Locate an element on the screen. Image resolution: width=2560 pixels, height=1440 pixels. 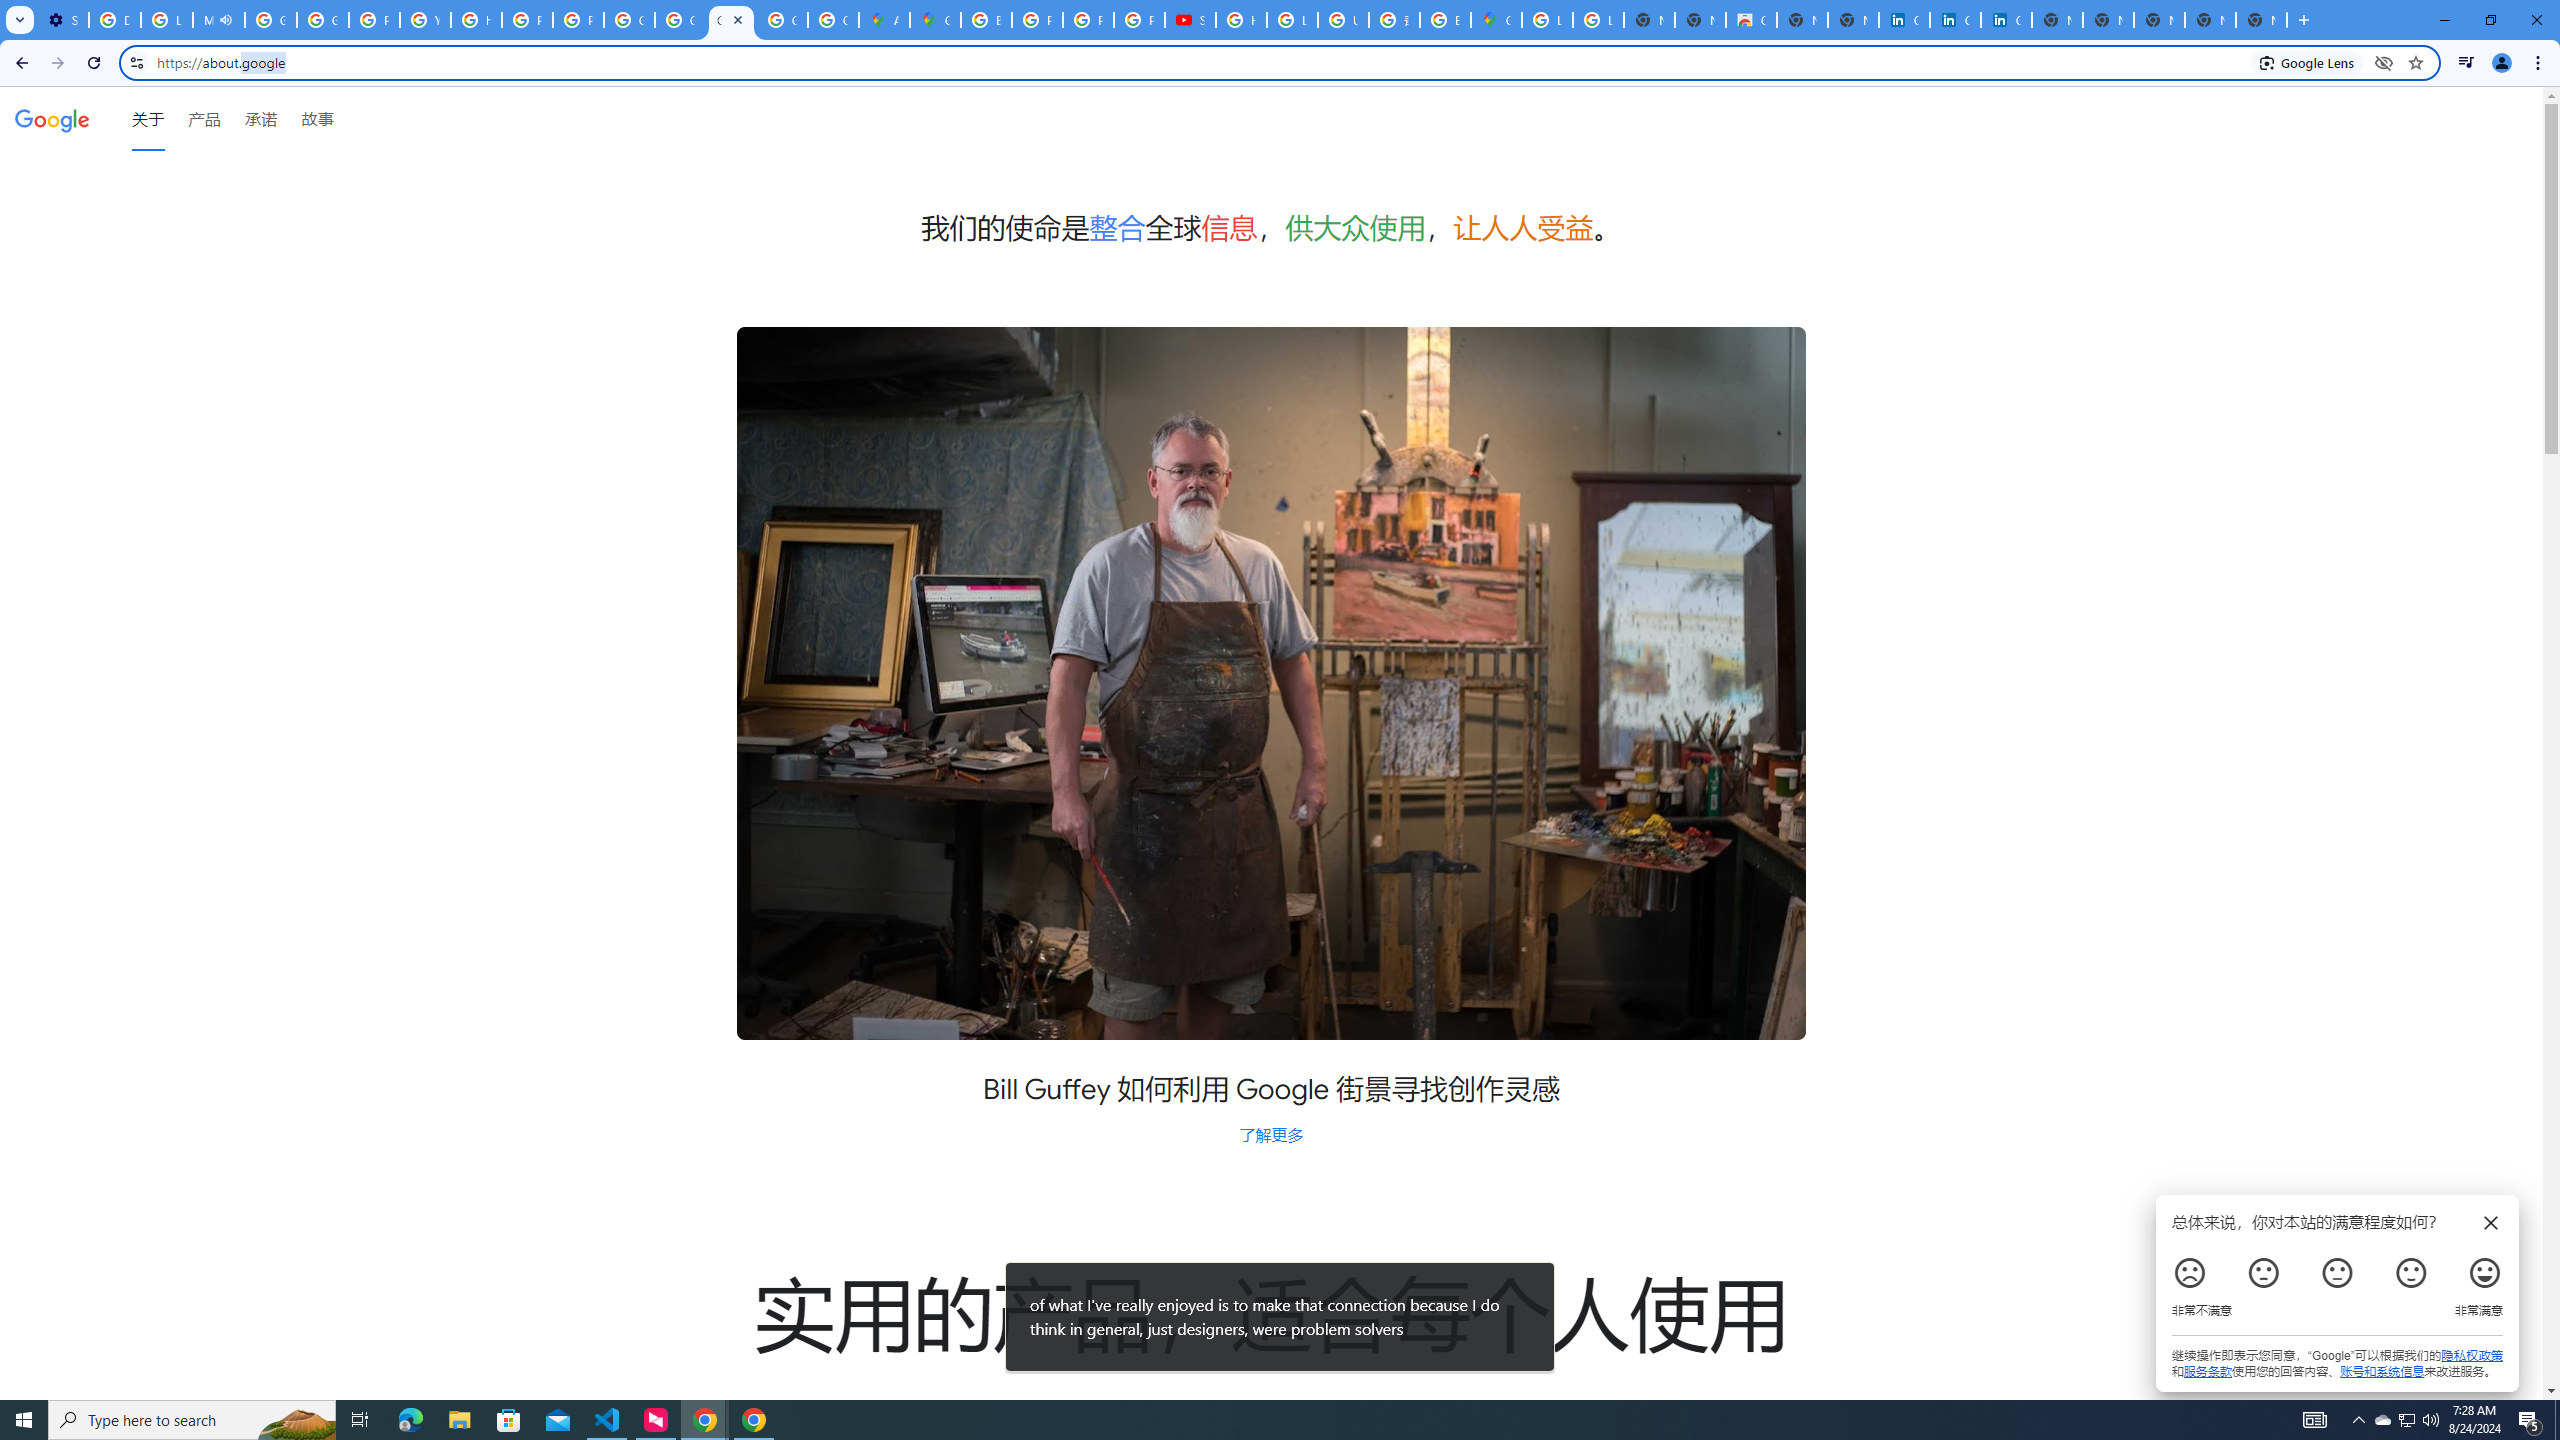
'New Tab' is located at coordinates (2261, 19).